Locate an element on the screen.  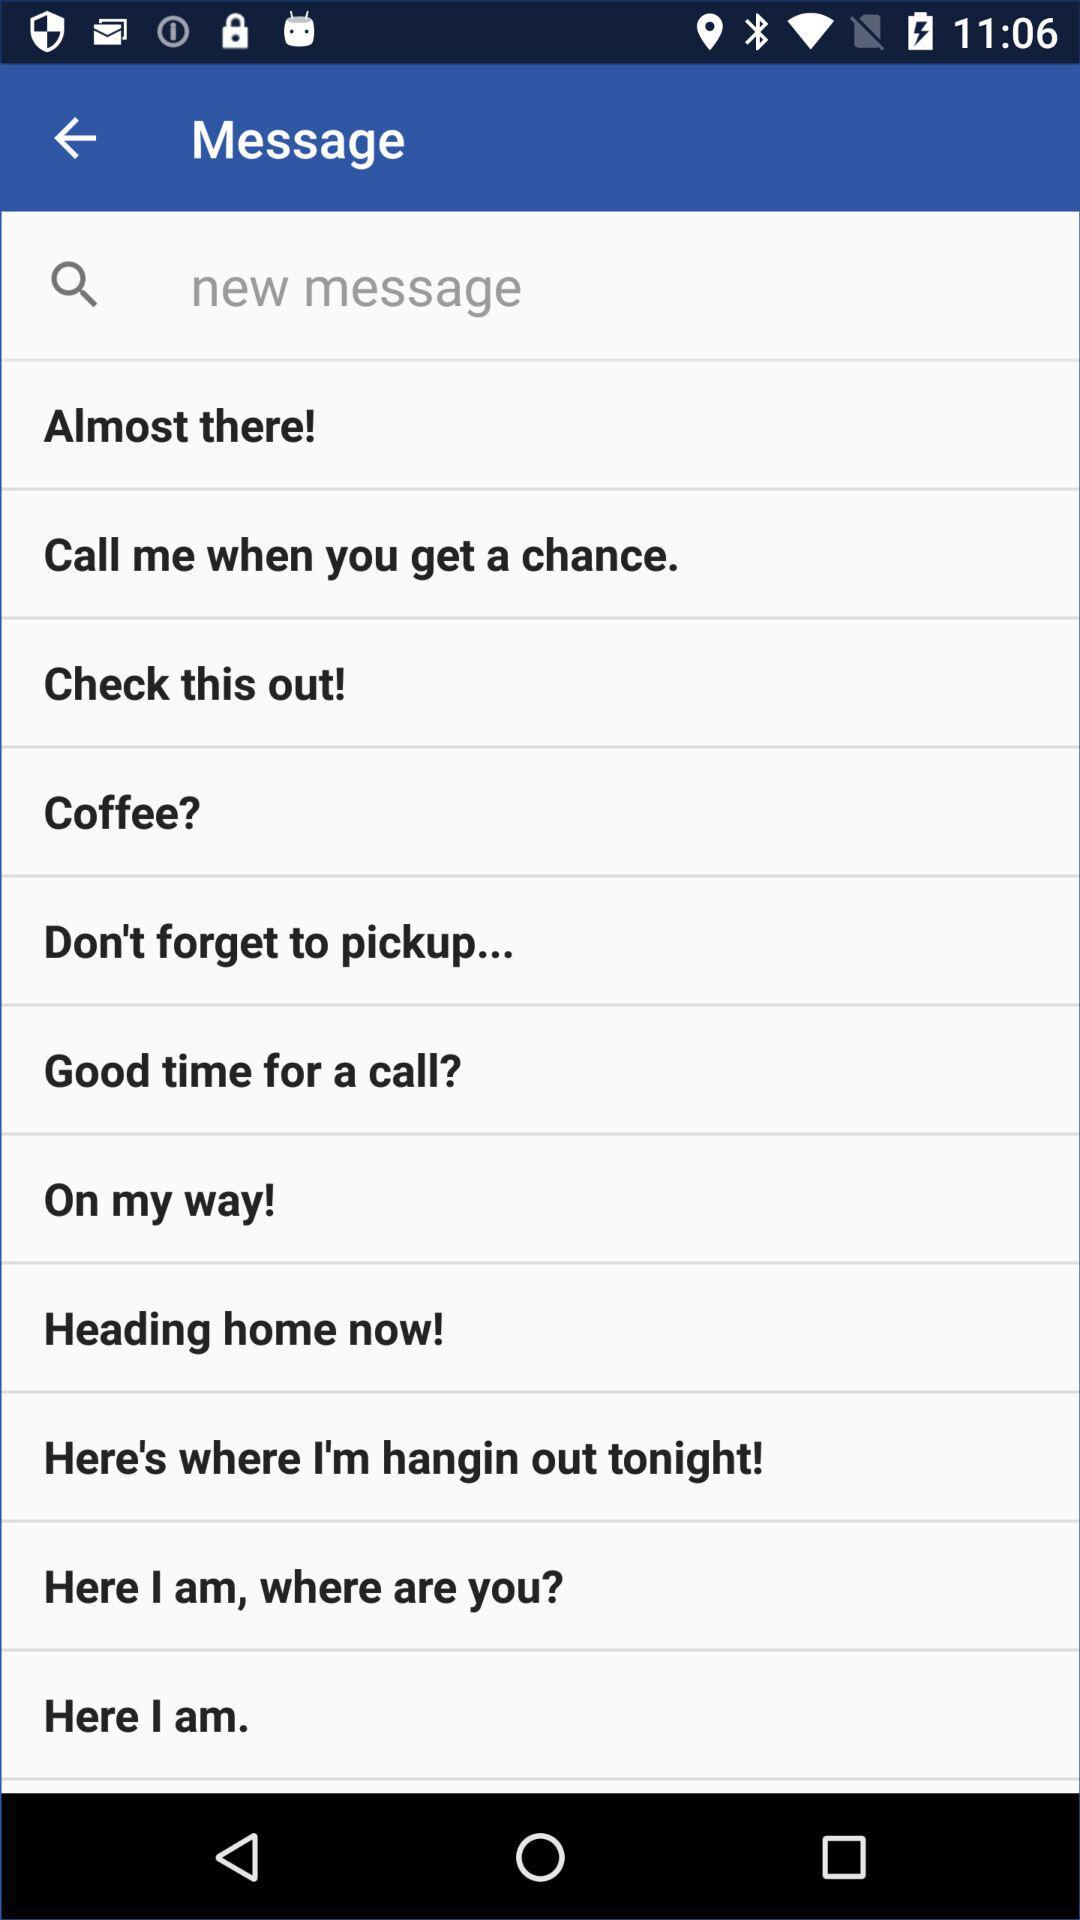
item below the on my way! icon is located at coordinates (540, 1327).